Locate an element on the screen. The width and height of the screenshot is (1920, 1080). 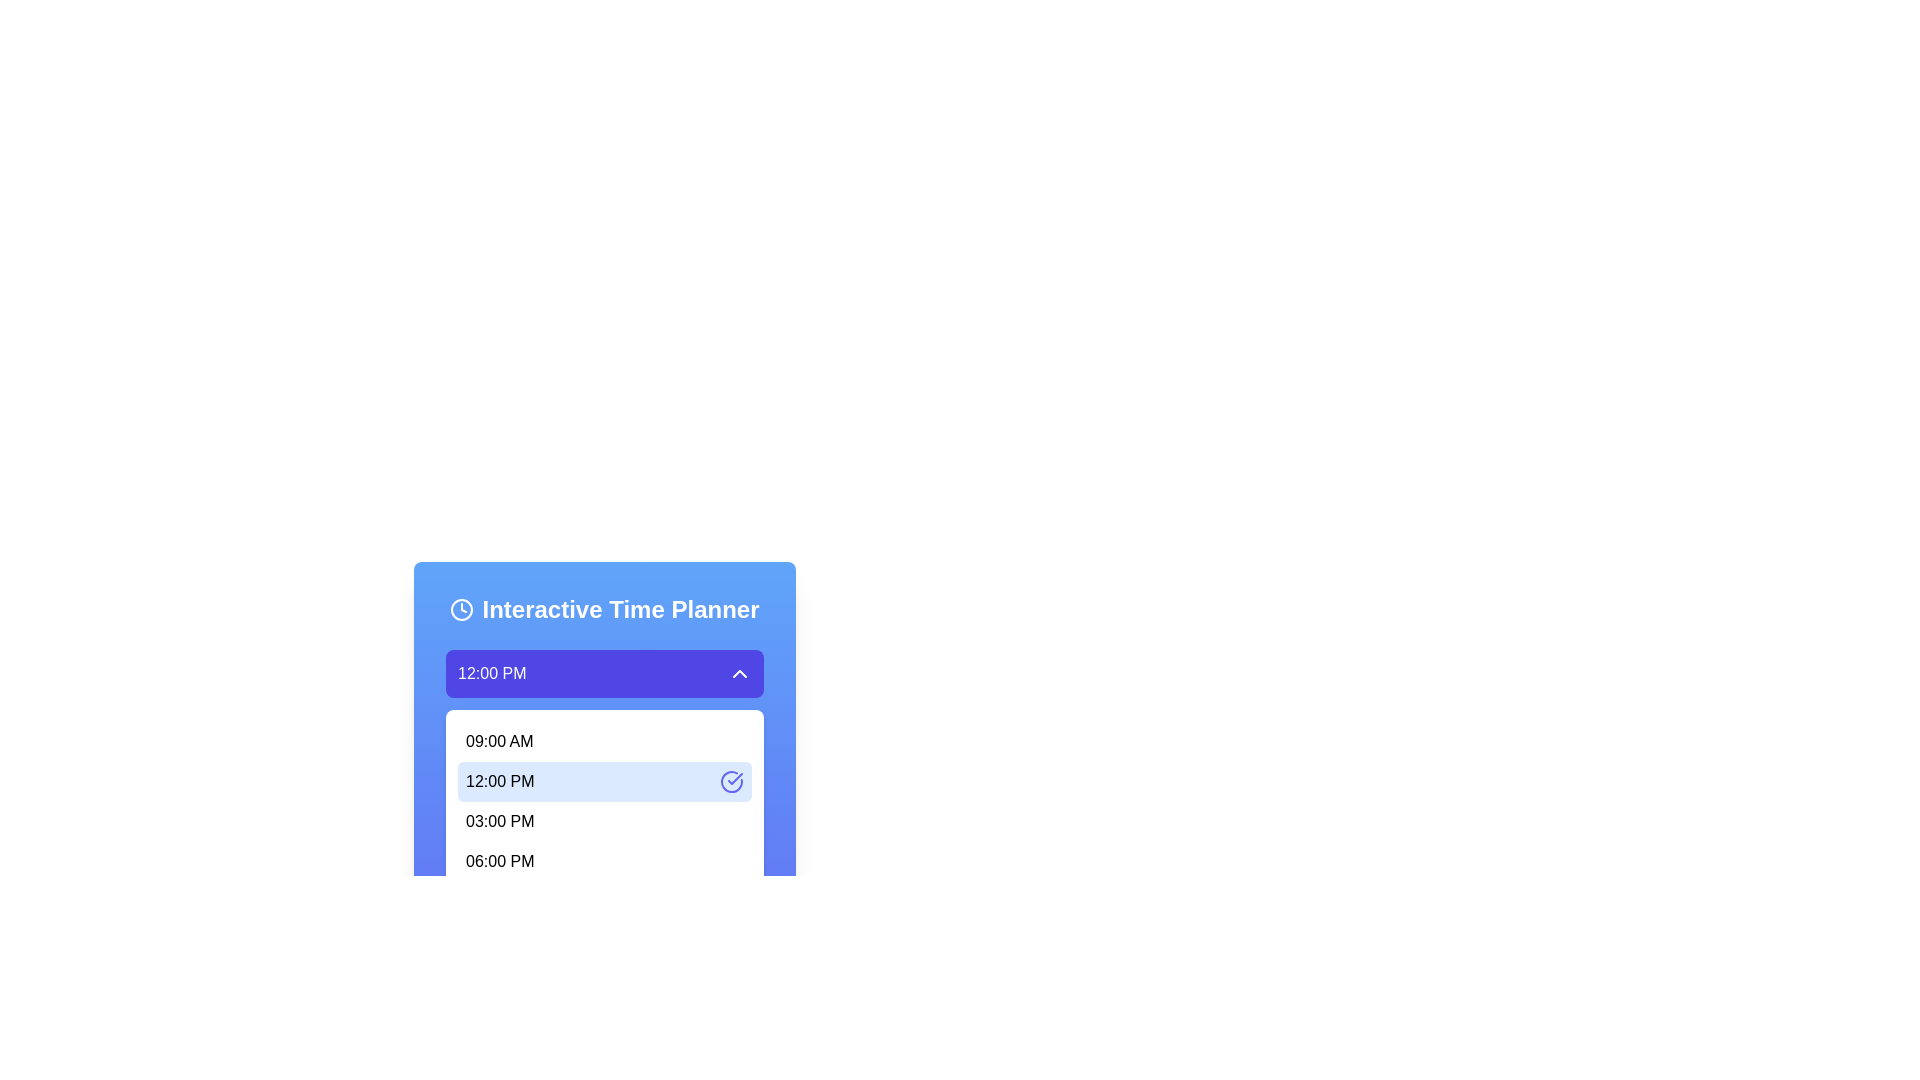
the first item in the vertical list representing a selectable time slot in the schedule, located beneath the '12:00 PM' dropdown is located at coordinates (603, 741).